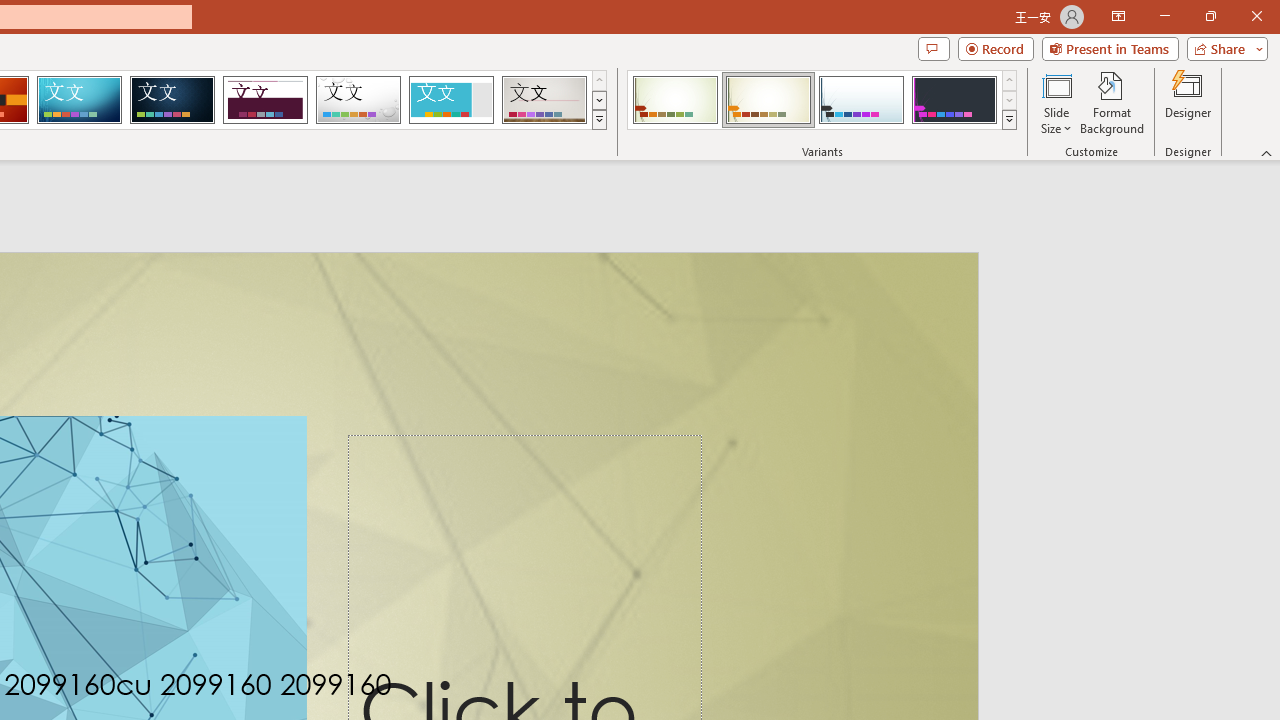 This screenshot has width=1280, height=720. I want to click on 'Format Background', so click(1111, 103).